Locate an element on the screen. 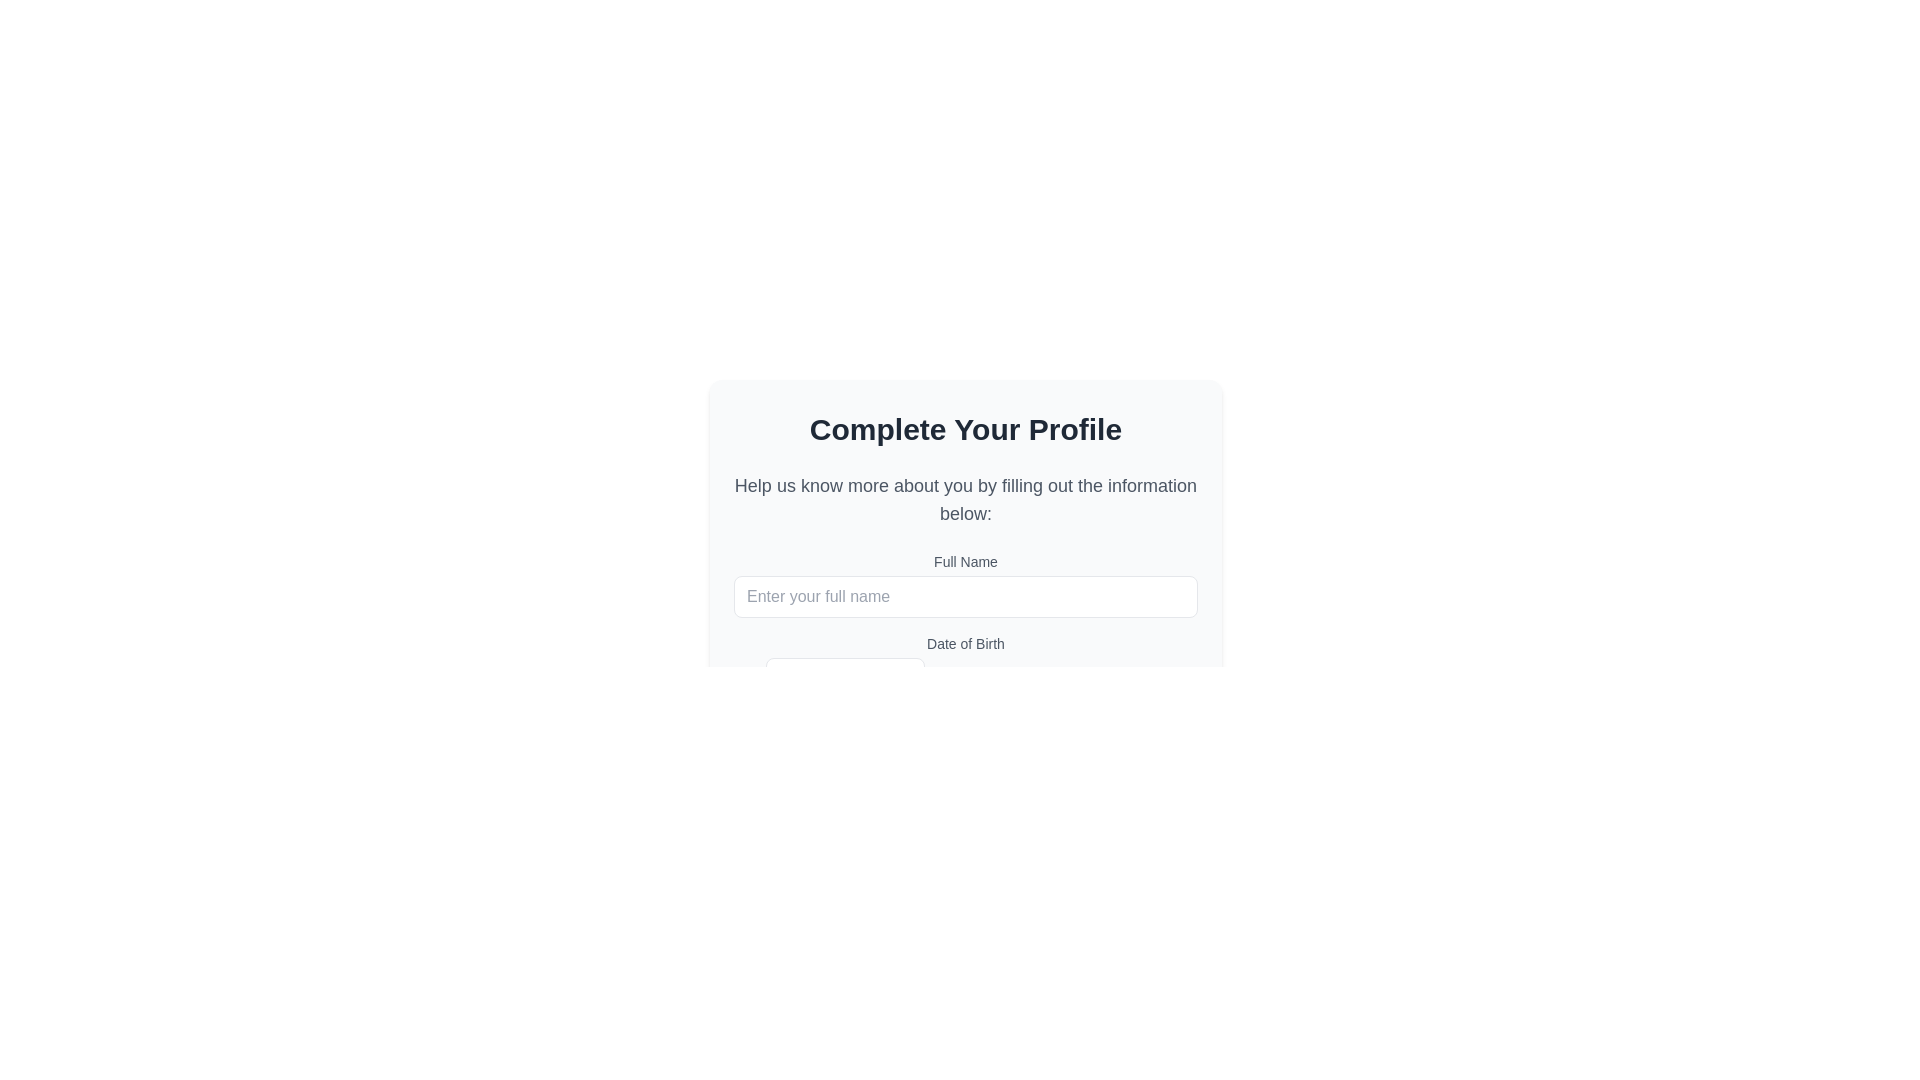 The width and height of the screenshot is (1920, 1080). the date picker input field labeled 'Date of Birth' is located at coordinates (845, 678).